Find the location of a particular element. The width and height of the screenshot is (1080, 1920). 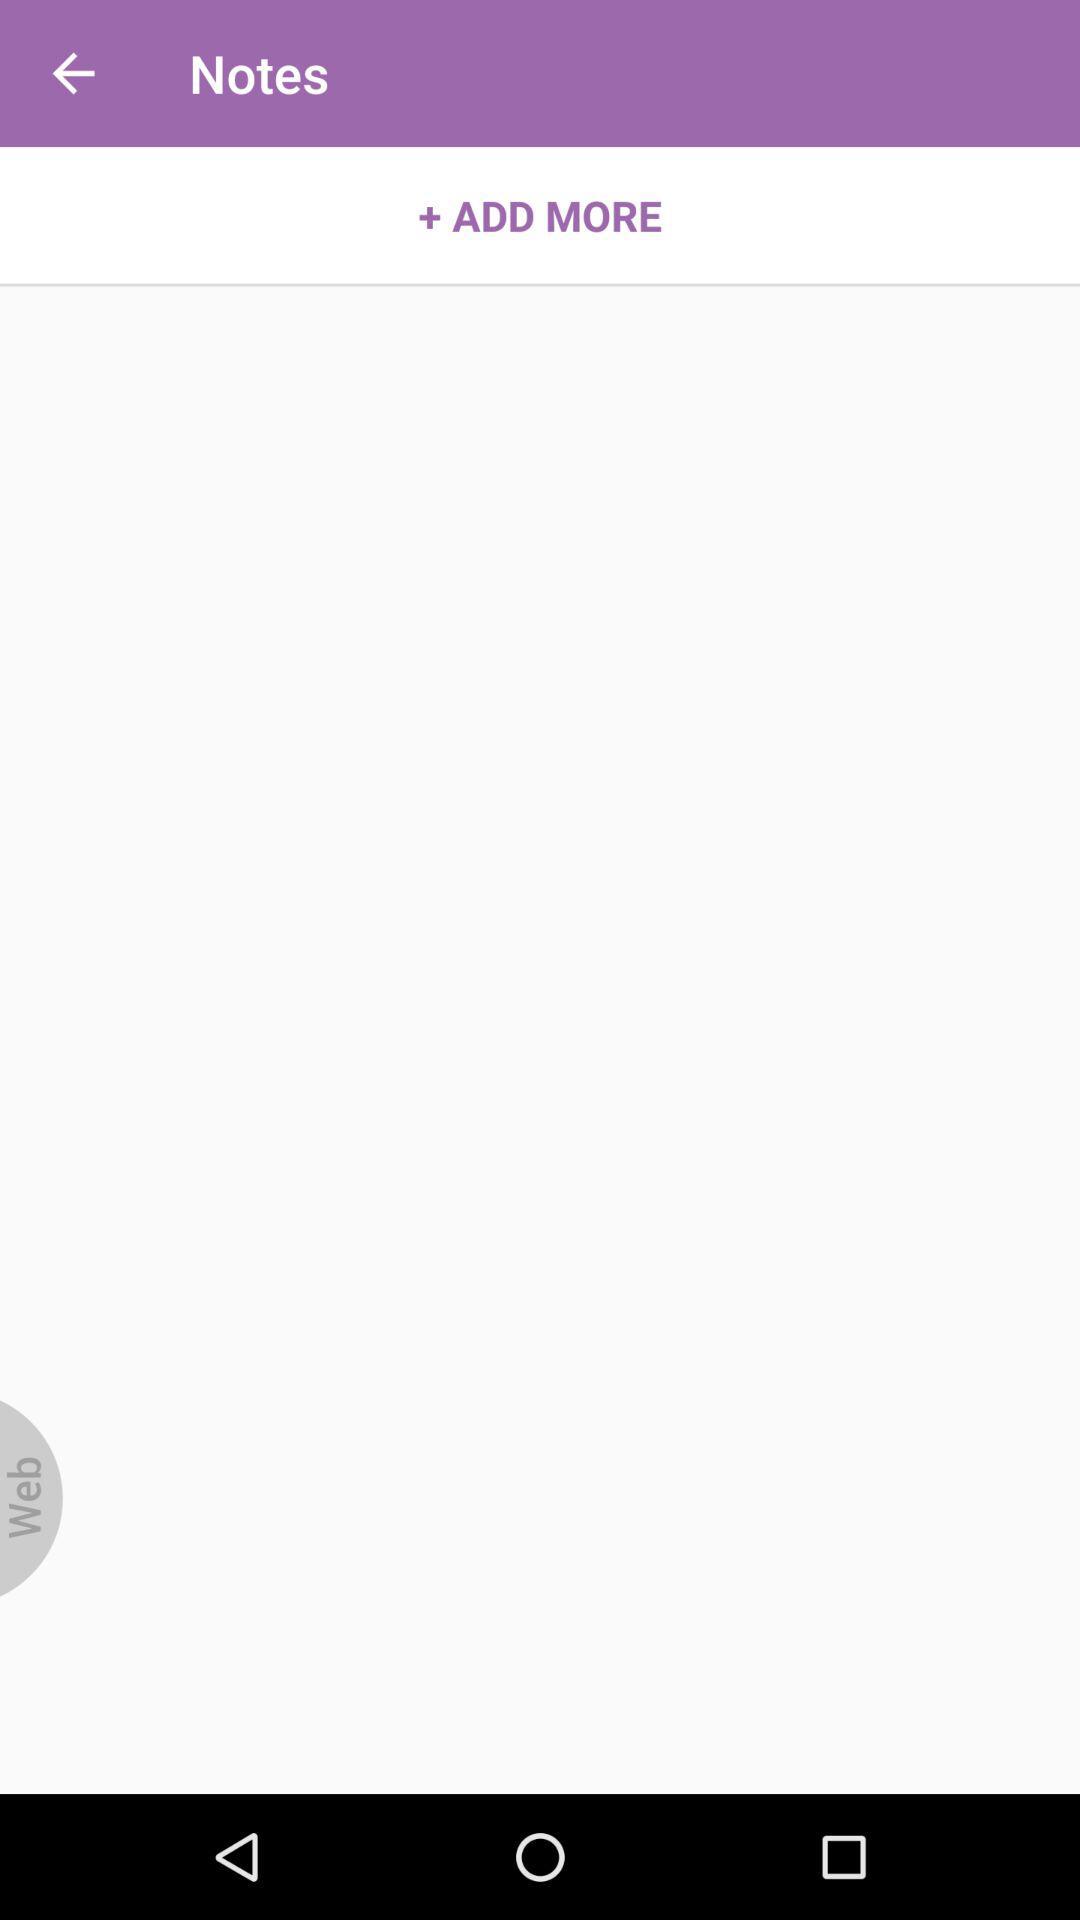

the icon to the left of the notes is located at coordinates (72, 73).